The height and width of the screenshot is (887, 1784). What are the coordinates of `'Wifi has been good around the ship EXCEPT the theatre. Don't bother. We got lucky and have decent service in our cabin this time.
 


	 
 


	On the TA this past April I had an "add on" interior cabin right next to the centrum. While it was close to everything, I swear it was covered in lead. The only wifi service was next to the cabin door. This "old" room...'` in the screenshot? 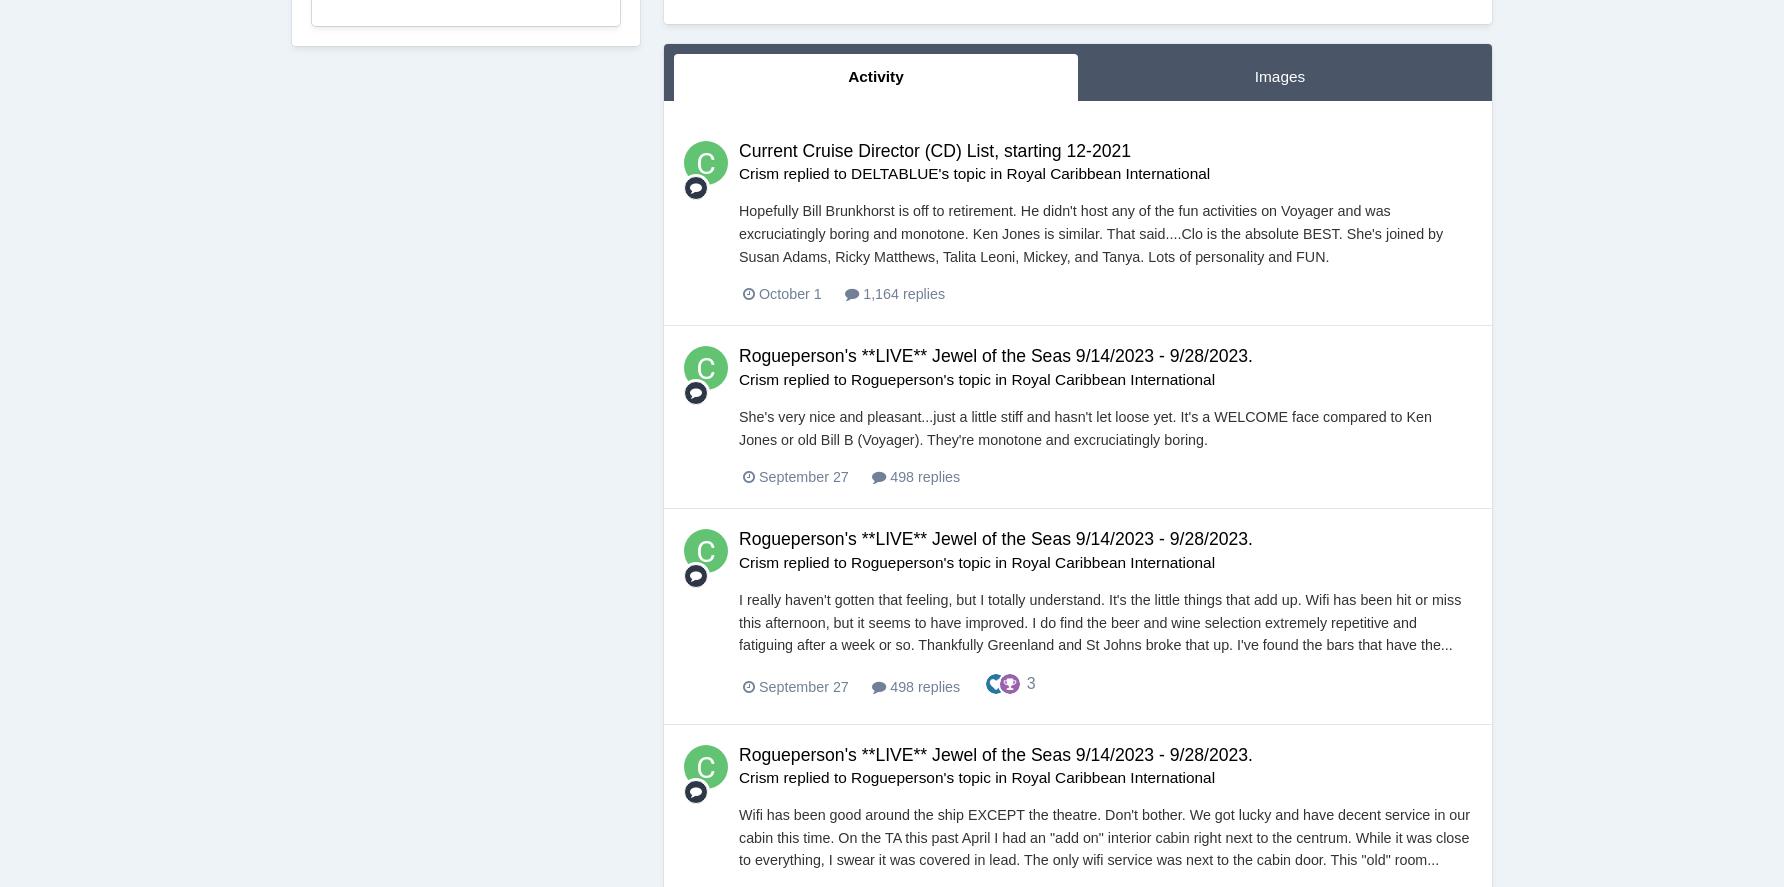 It's located at (1102, 836).